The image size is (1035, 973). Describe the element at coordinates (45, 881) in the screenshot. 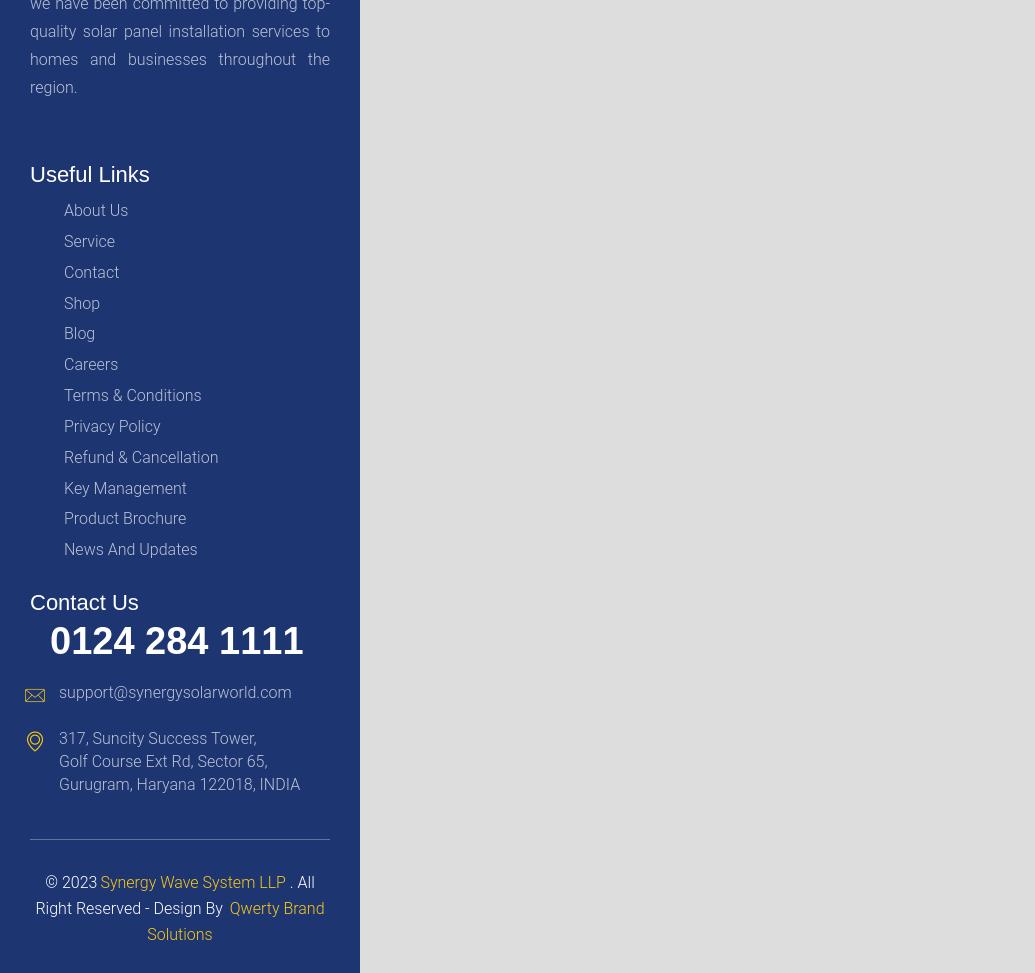

I see `'© 2023'` at that location.